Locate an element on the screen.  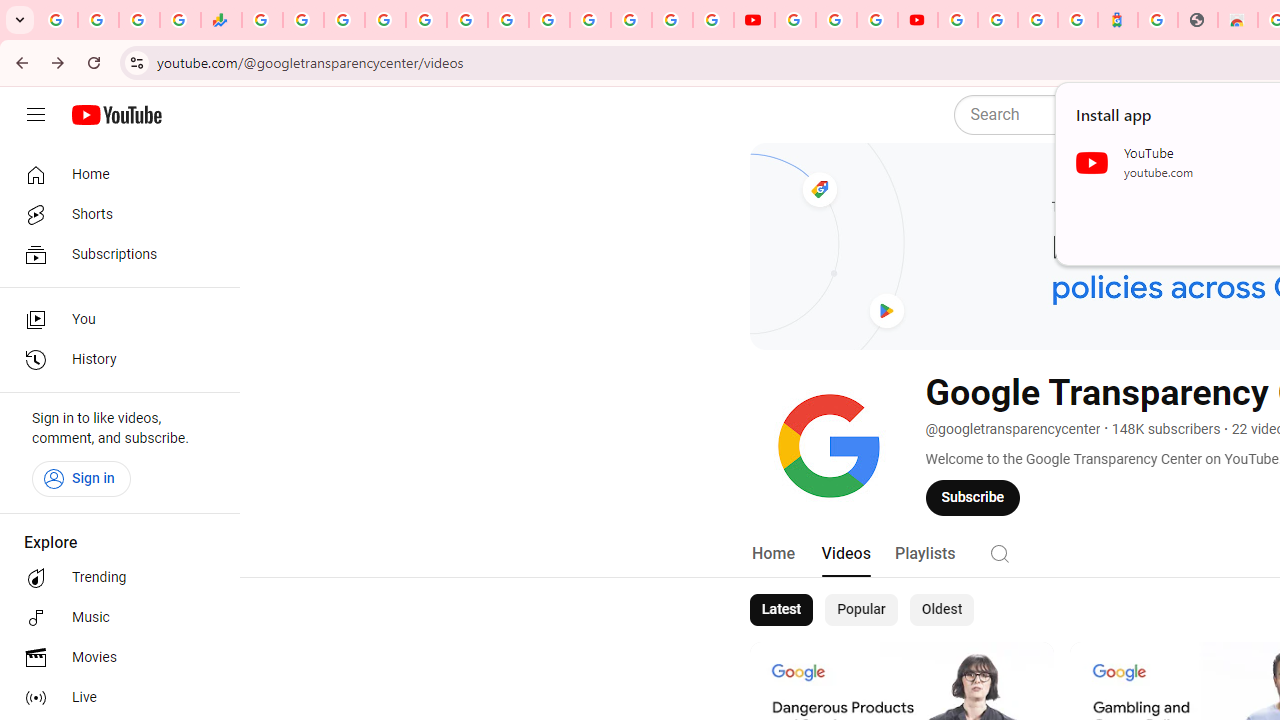
'Latest' is located at coordinates (779, 608).